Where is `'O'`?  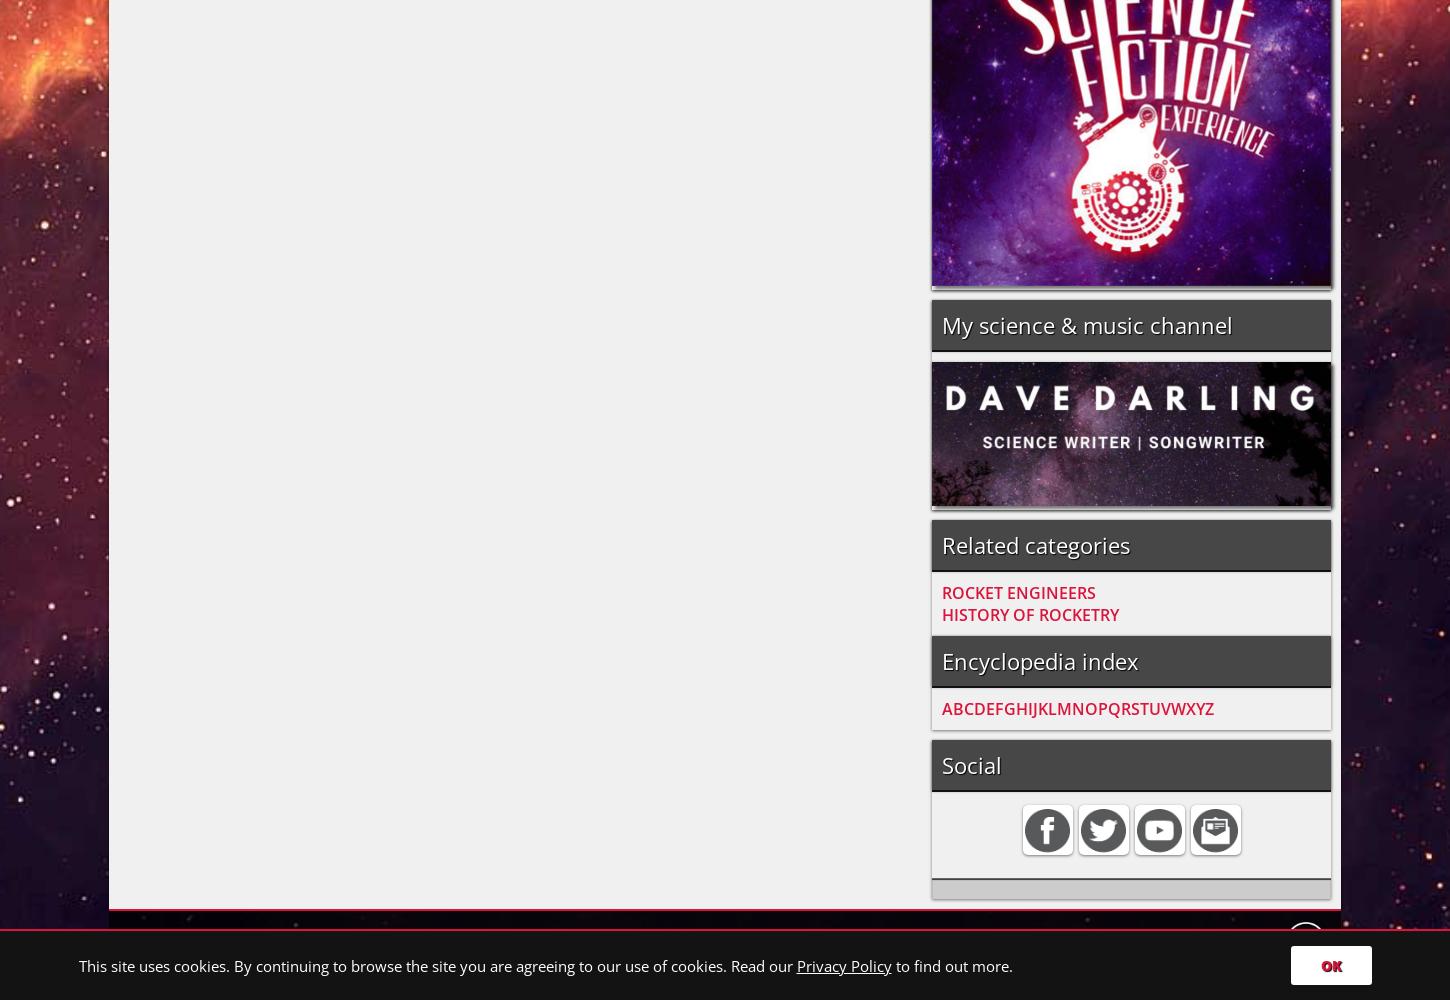 'O' is located at coordinates (1090, 707).